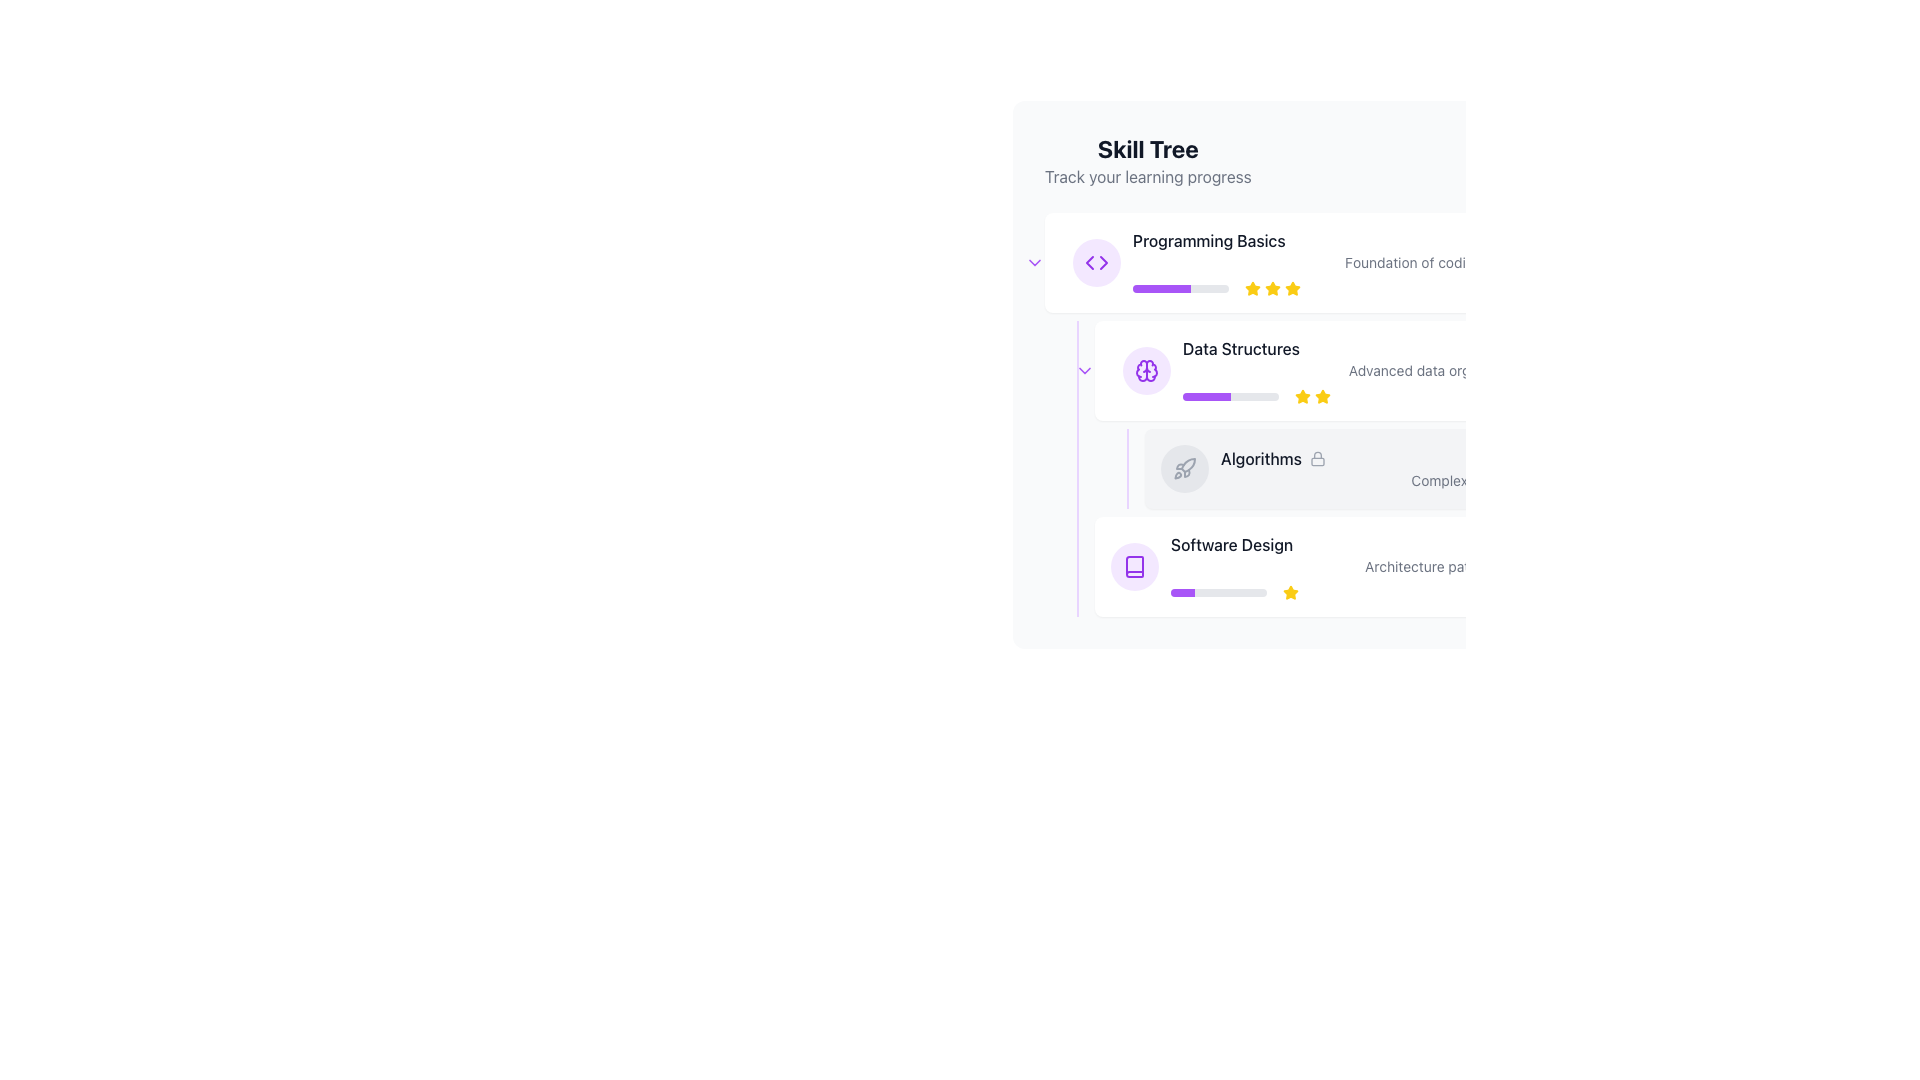 This screenshot has width=1920, height=1080. Describe the element at coordinates (1148, 148) in the screenshot. I see `the 'Skill Tree' text label, which is a bold and prominently displayed title at the top of the section` at that location.